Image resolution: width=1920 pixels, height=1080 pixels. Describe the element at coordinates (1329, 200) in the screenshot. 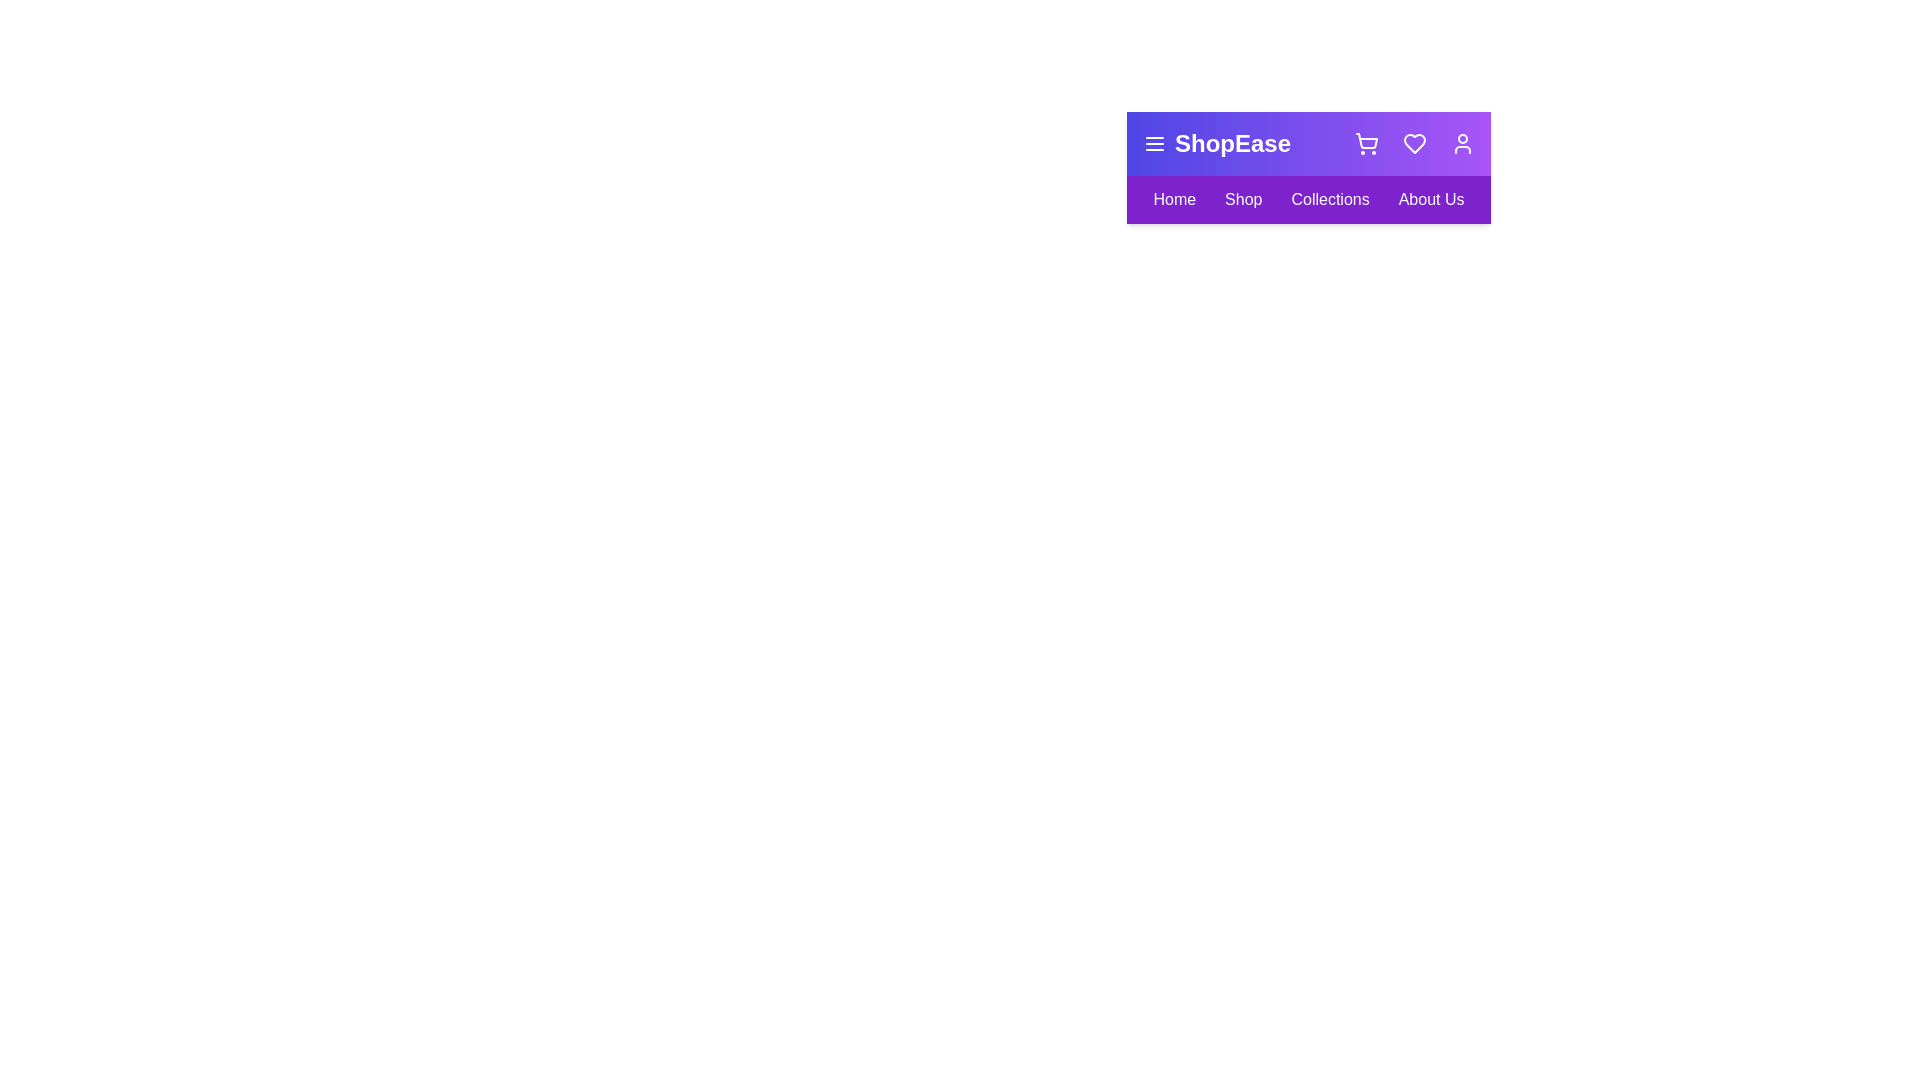

I see `the 'Collections' link in the navigation bar` at that location.